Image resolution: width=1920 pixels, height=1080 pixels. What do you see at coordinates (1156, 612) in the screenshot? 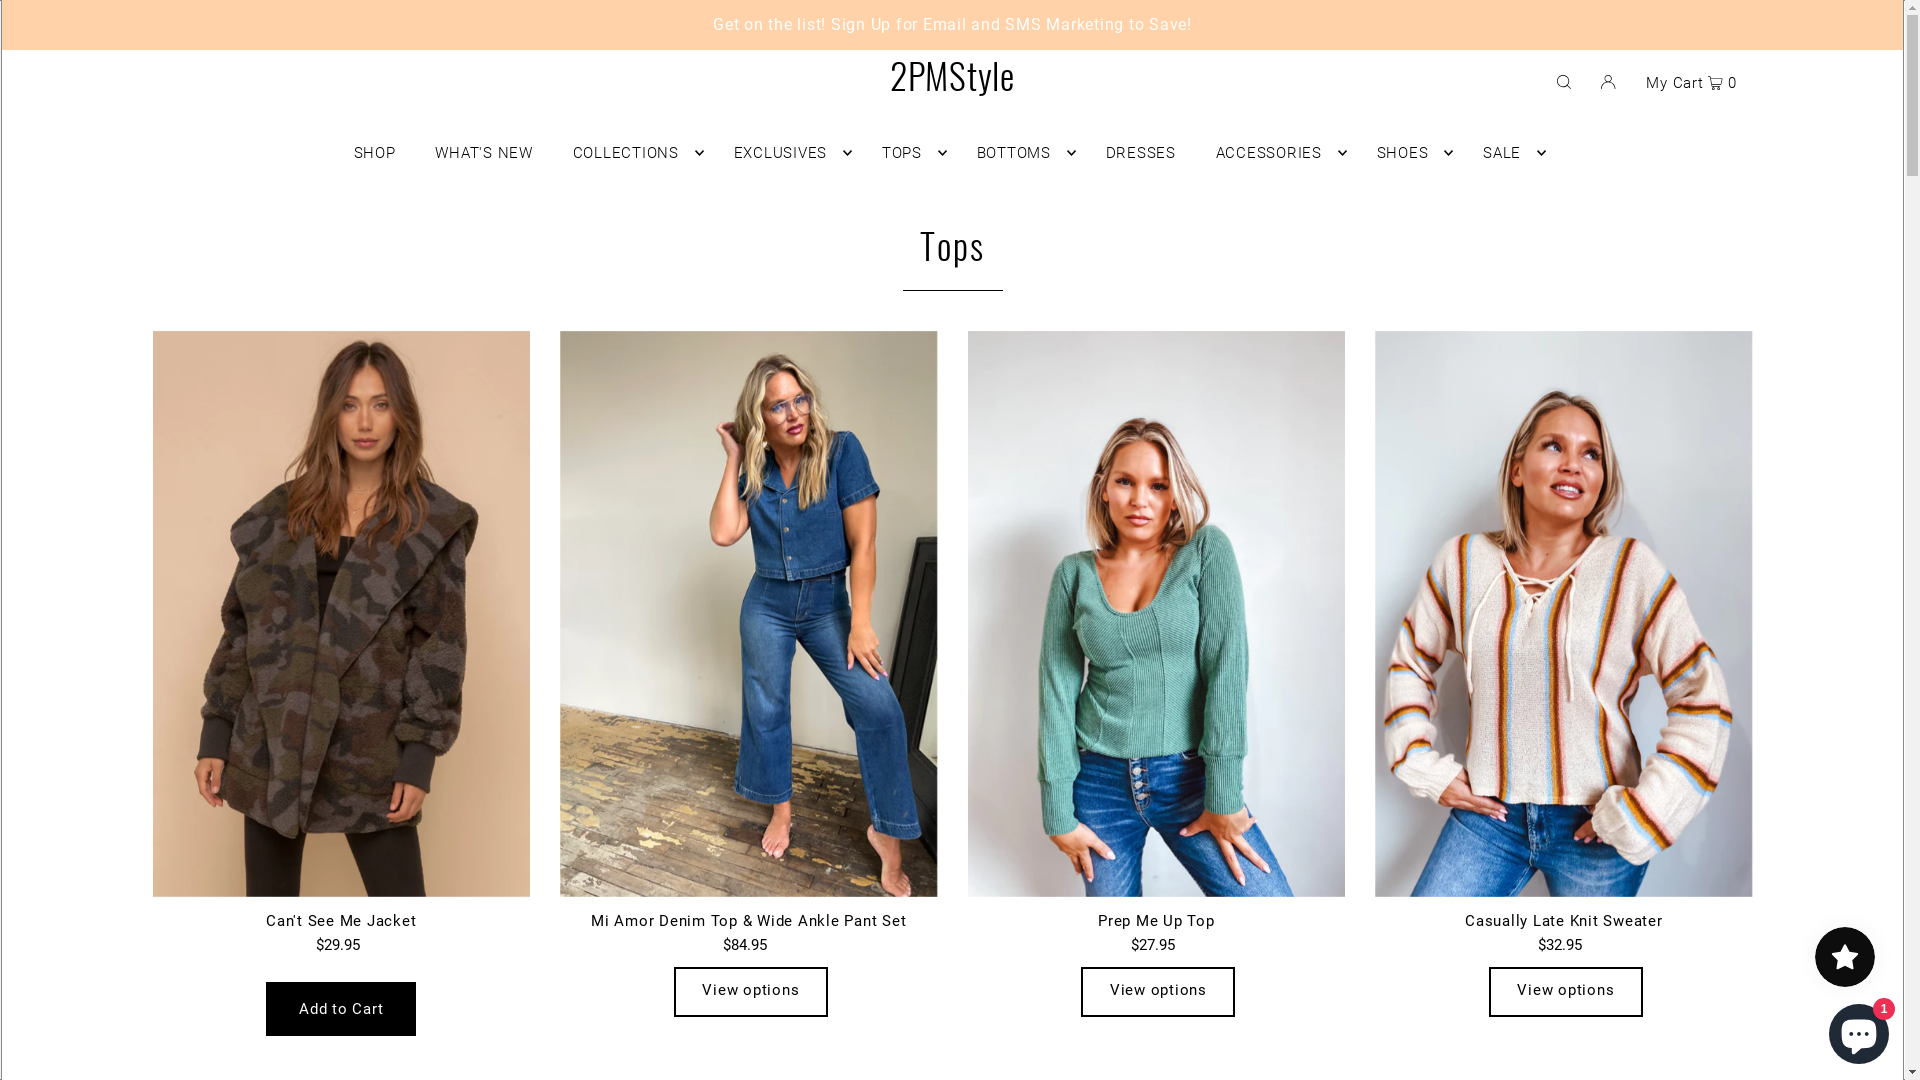
I see `'Prep Me Up Top'` at bounding box center [1156, 612].